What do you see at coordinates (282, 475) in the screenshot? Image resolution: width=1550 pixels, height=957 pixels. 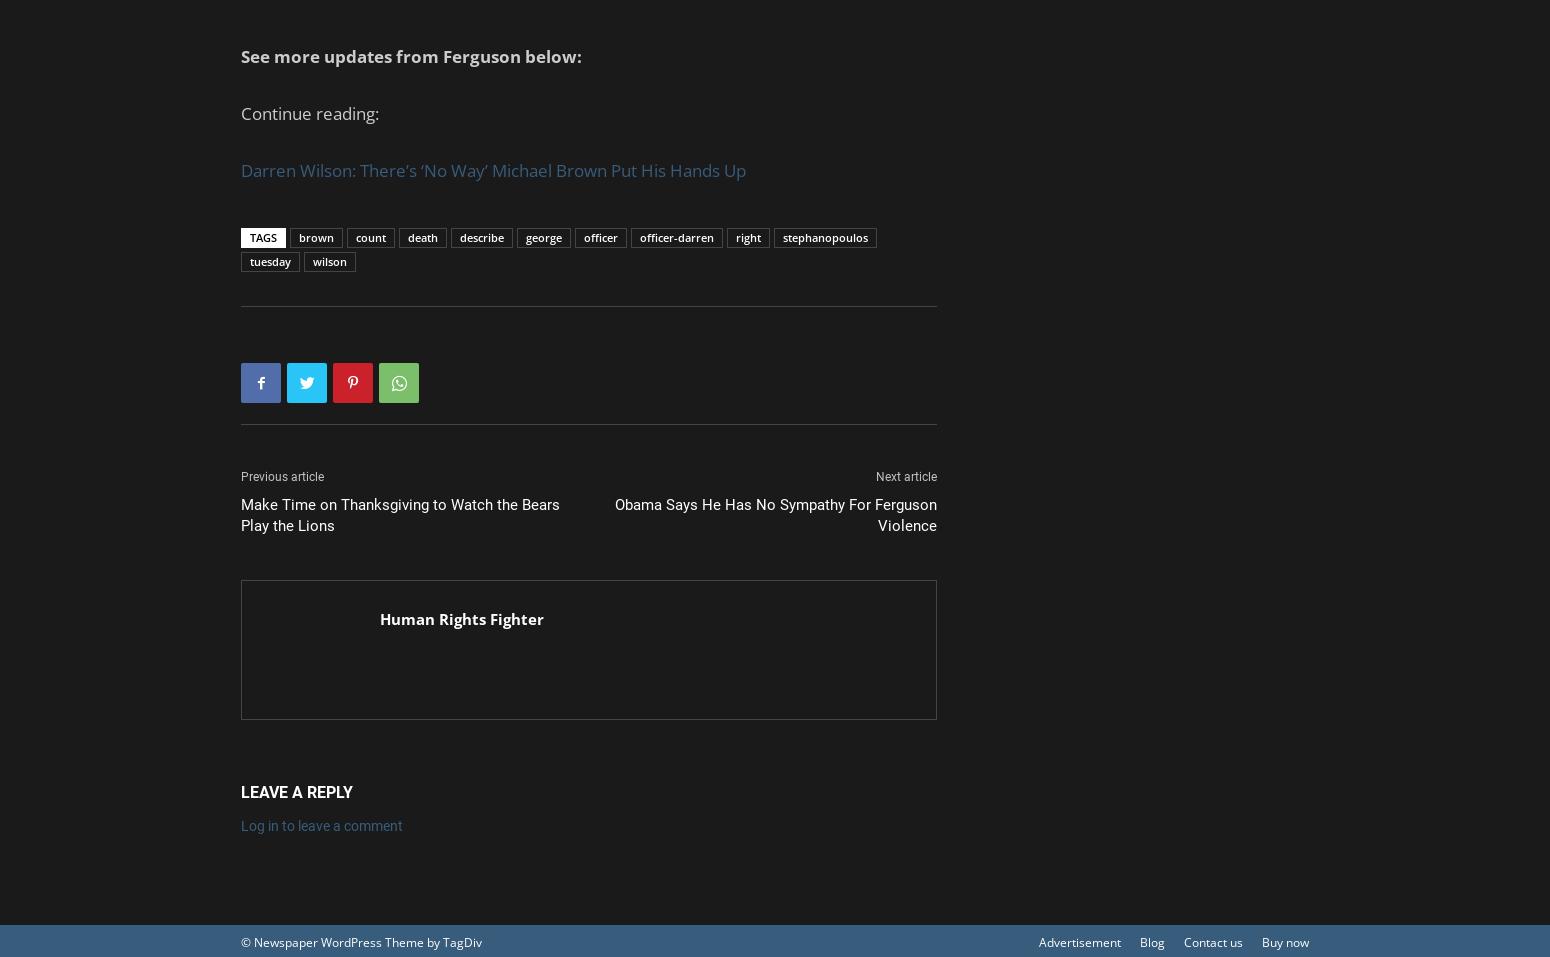 I see `'Previous article'` at bounding box center [282, 475].